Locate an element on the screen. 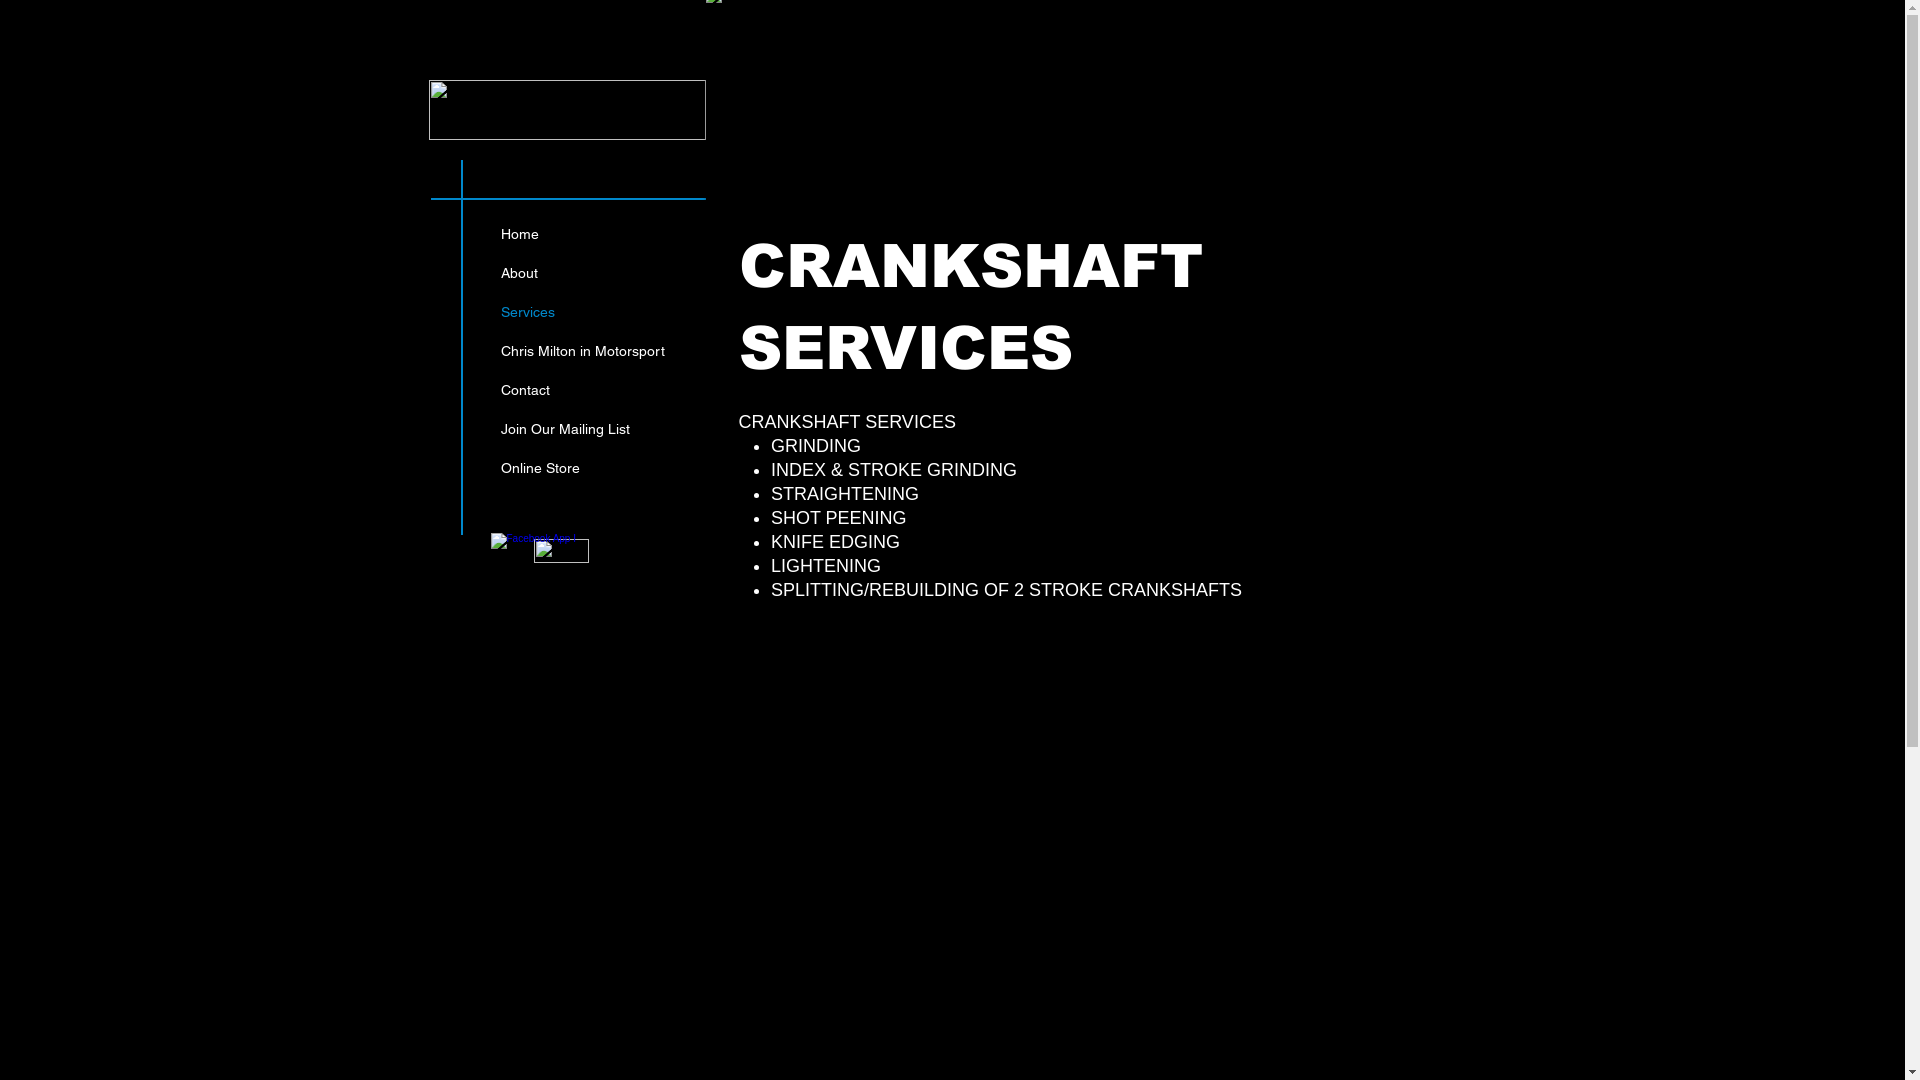  'Chris Milton in Motorsport' is located at coordinates (580, 350).